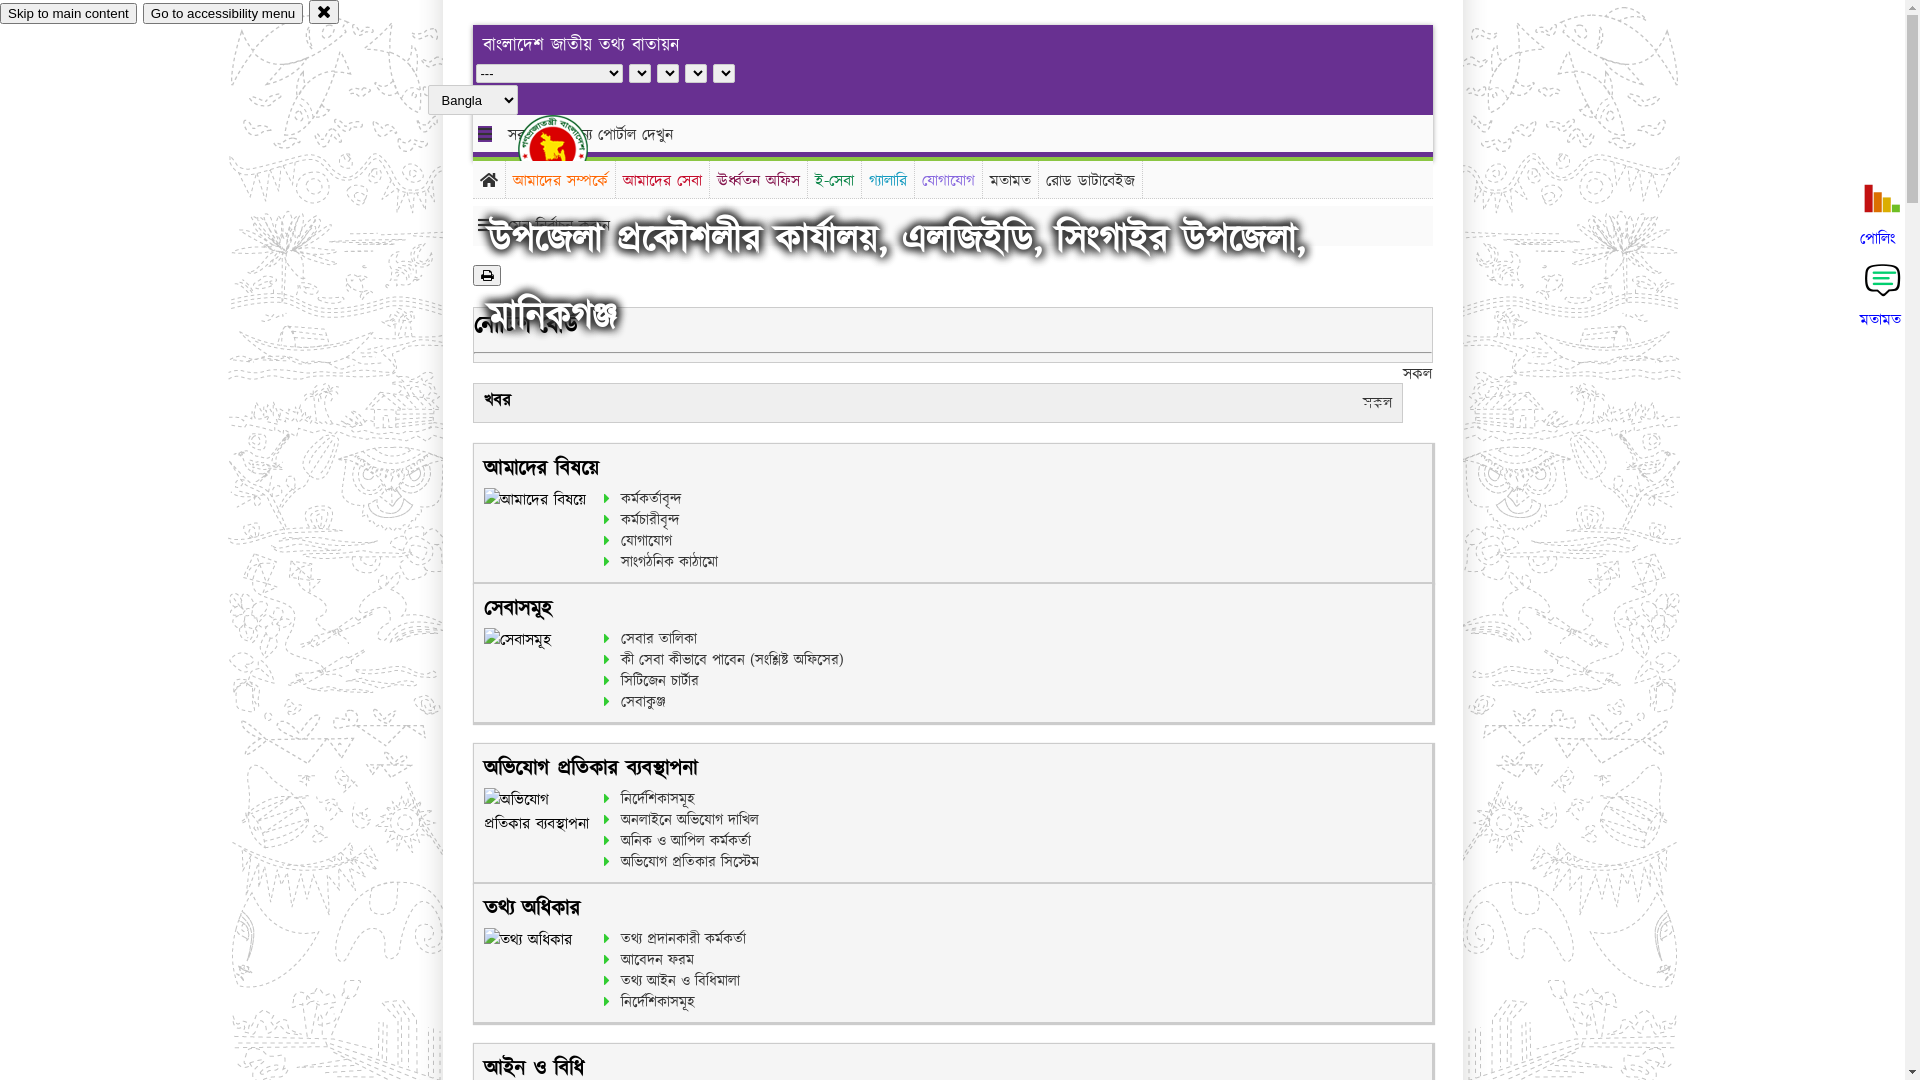 This screenshot has width=1920, height=1080. I want to click on 'Go to accessibility menu', so click(222, 13).